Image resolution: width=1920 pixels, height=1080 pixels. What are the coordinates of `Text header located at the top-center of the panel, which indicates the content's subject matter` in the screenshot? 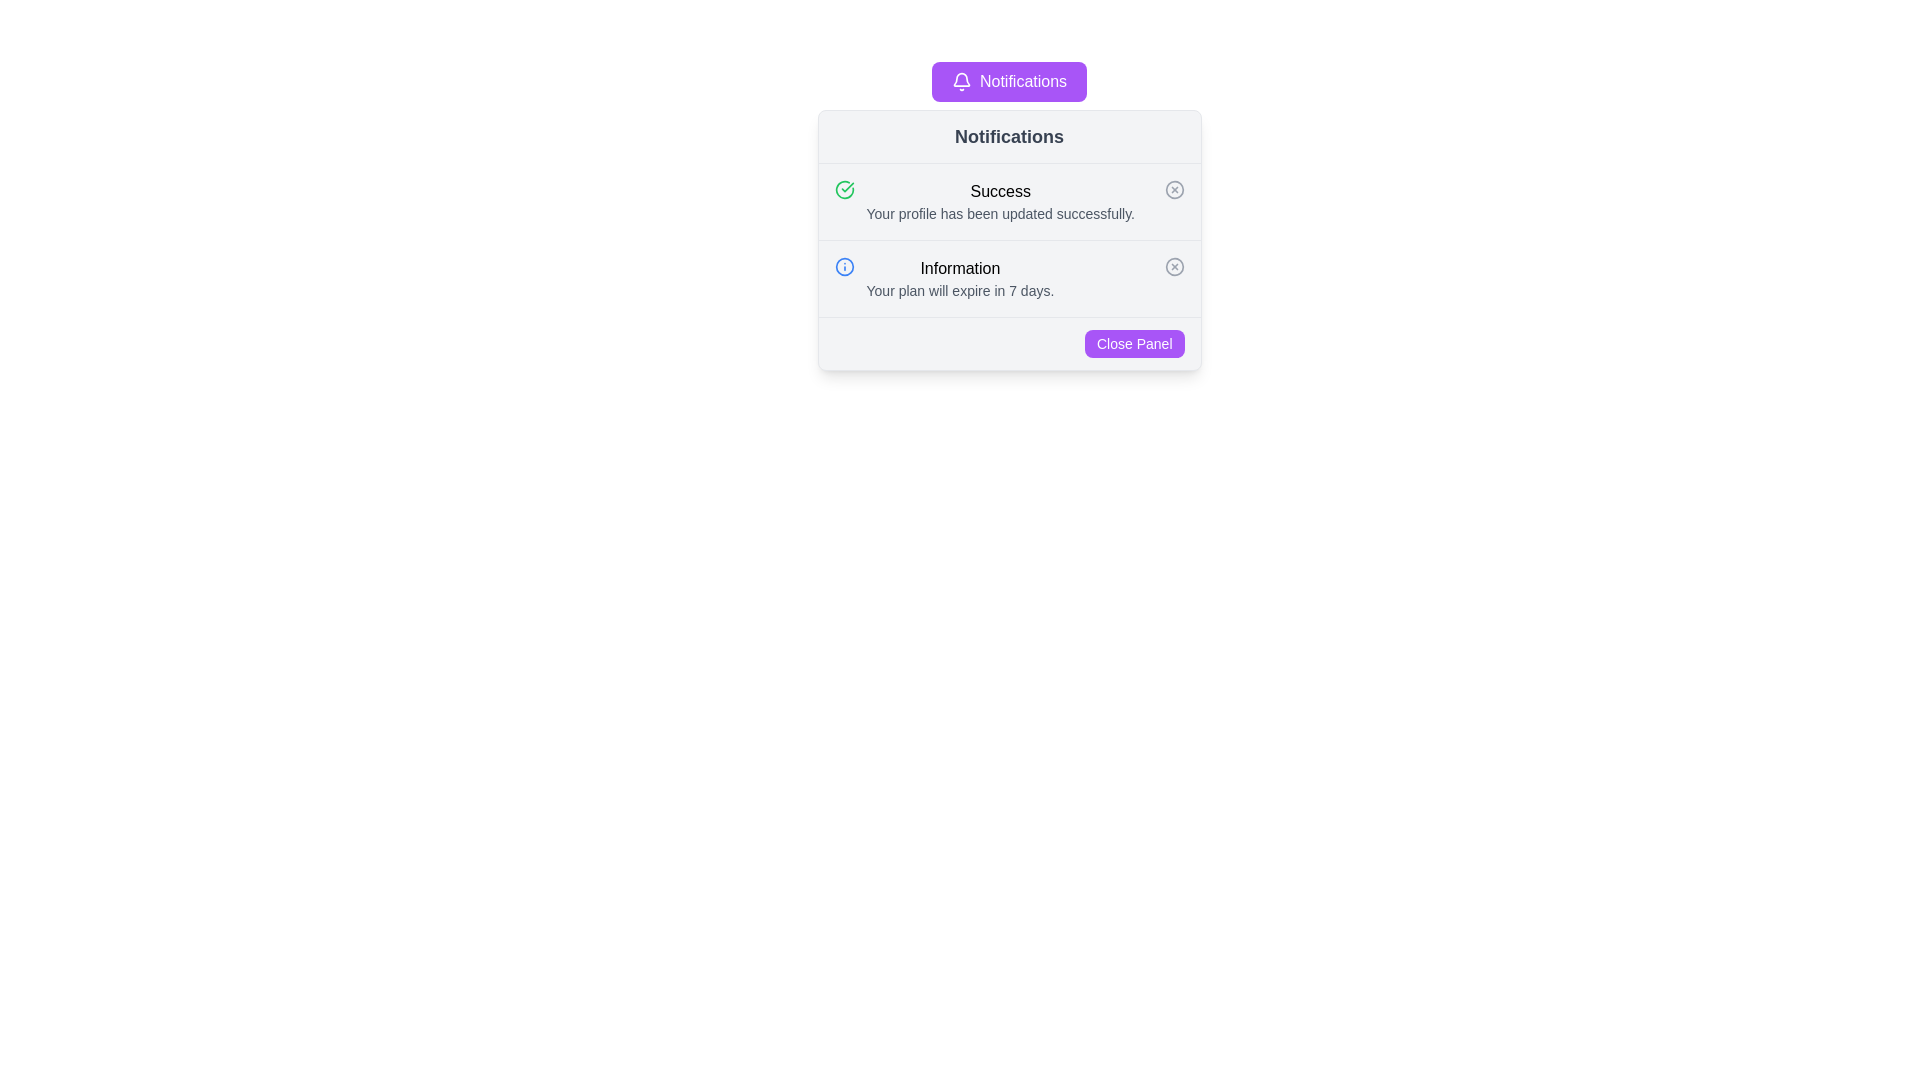 It's located at (1009, 136).